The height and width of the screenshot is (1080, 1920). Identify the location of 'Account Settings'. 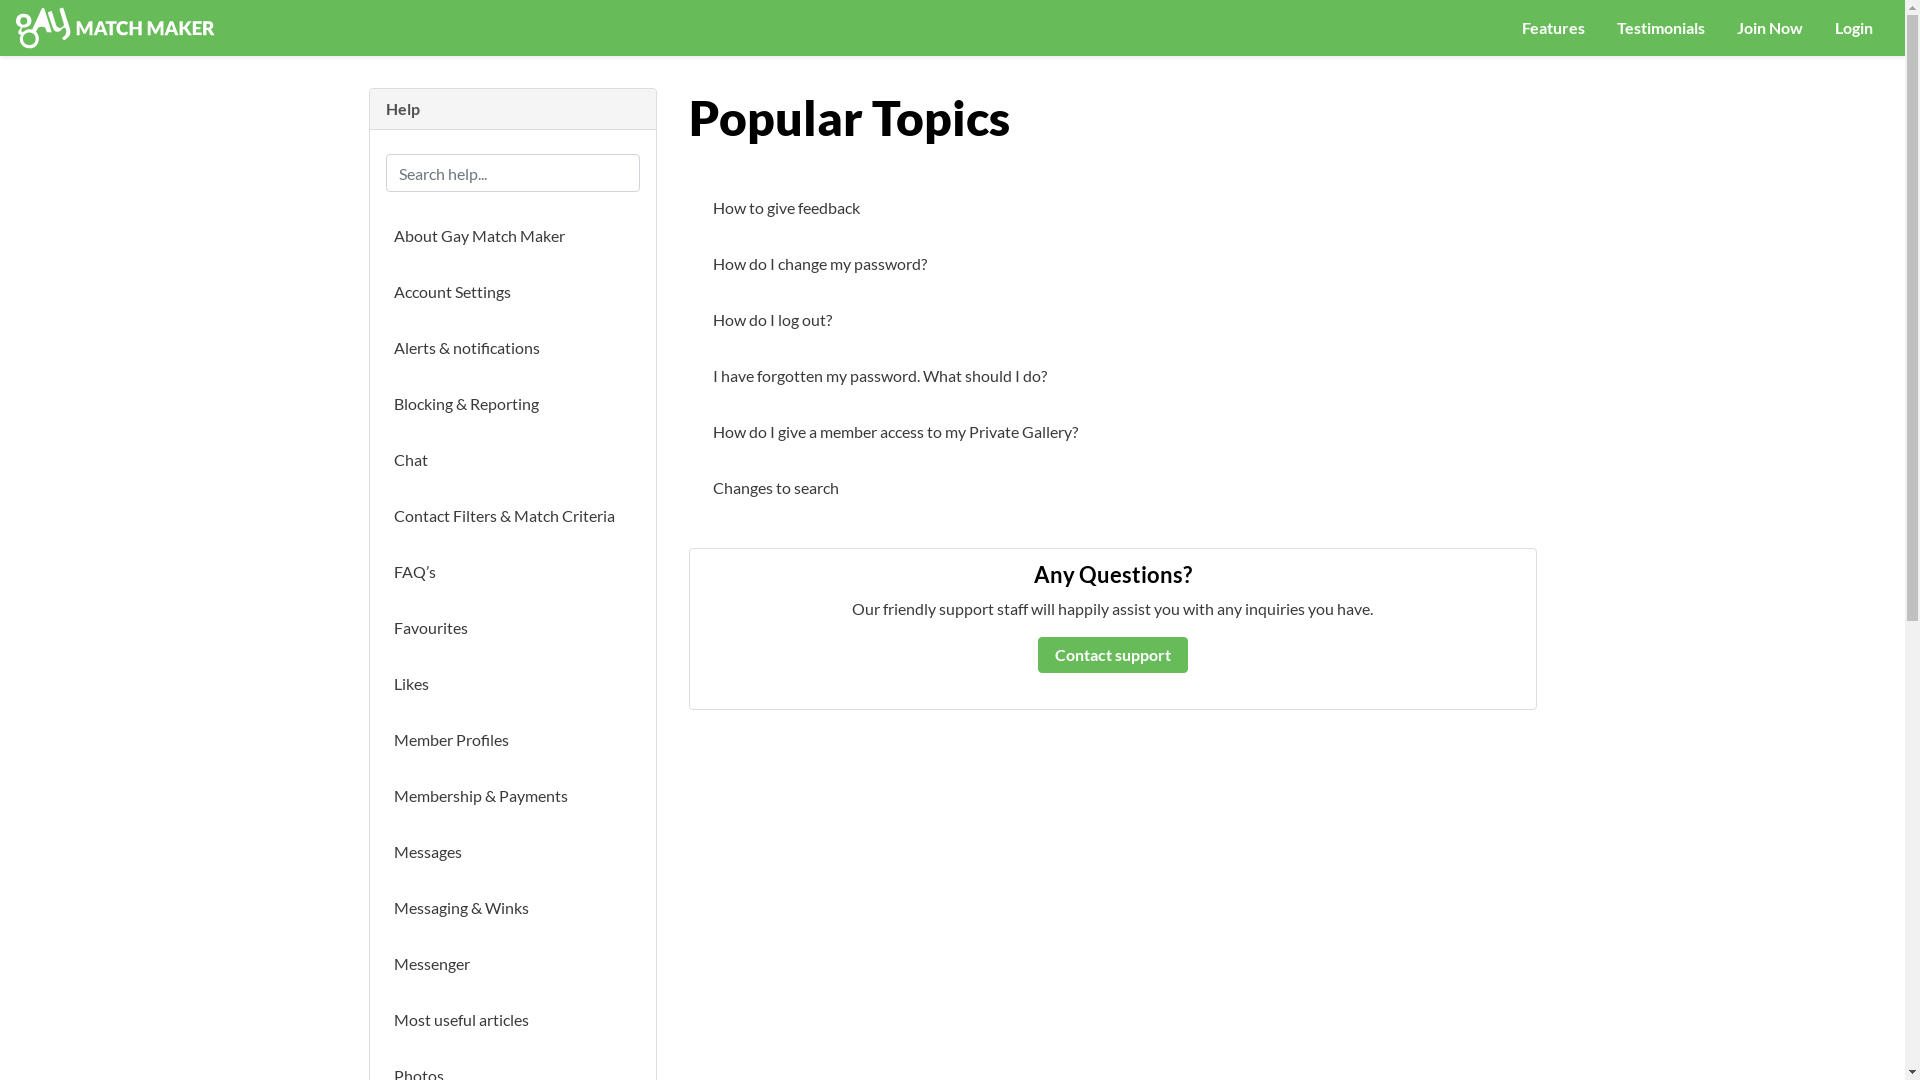
(385, 292).